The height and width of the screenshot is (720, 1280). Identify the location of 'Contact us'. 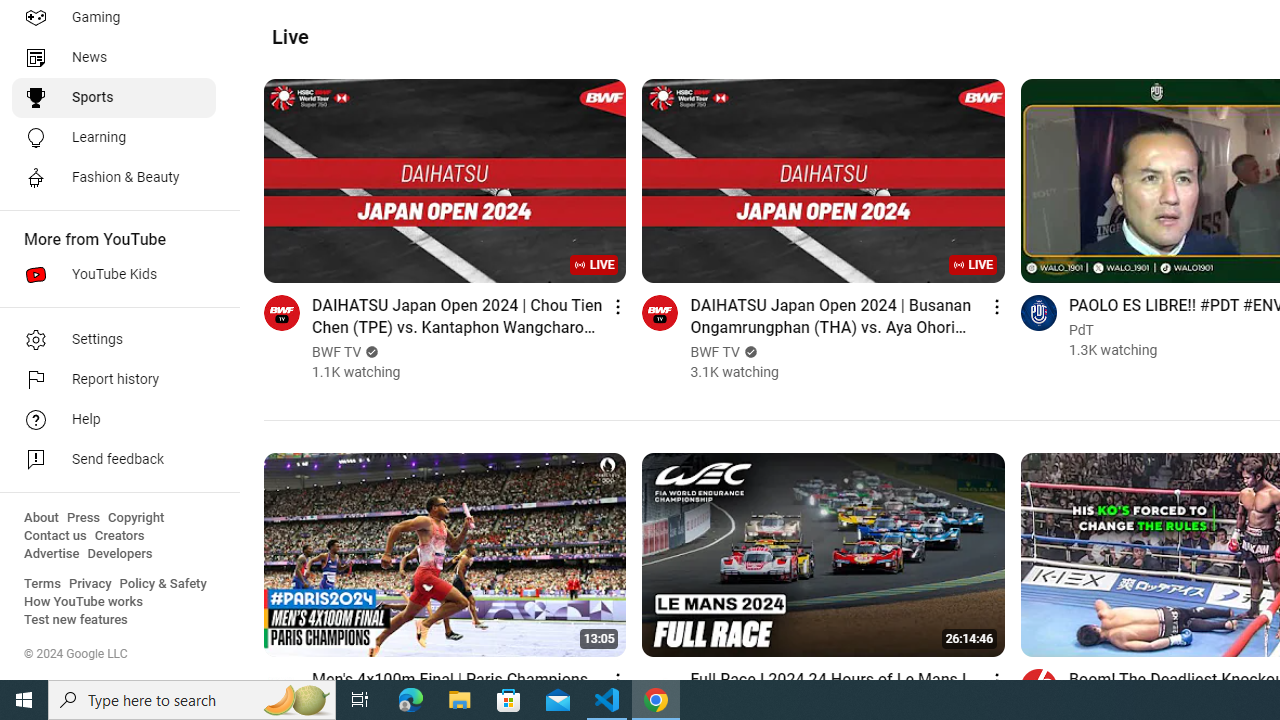
(55, 535).